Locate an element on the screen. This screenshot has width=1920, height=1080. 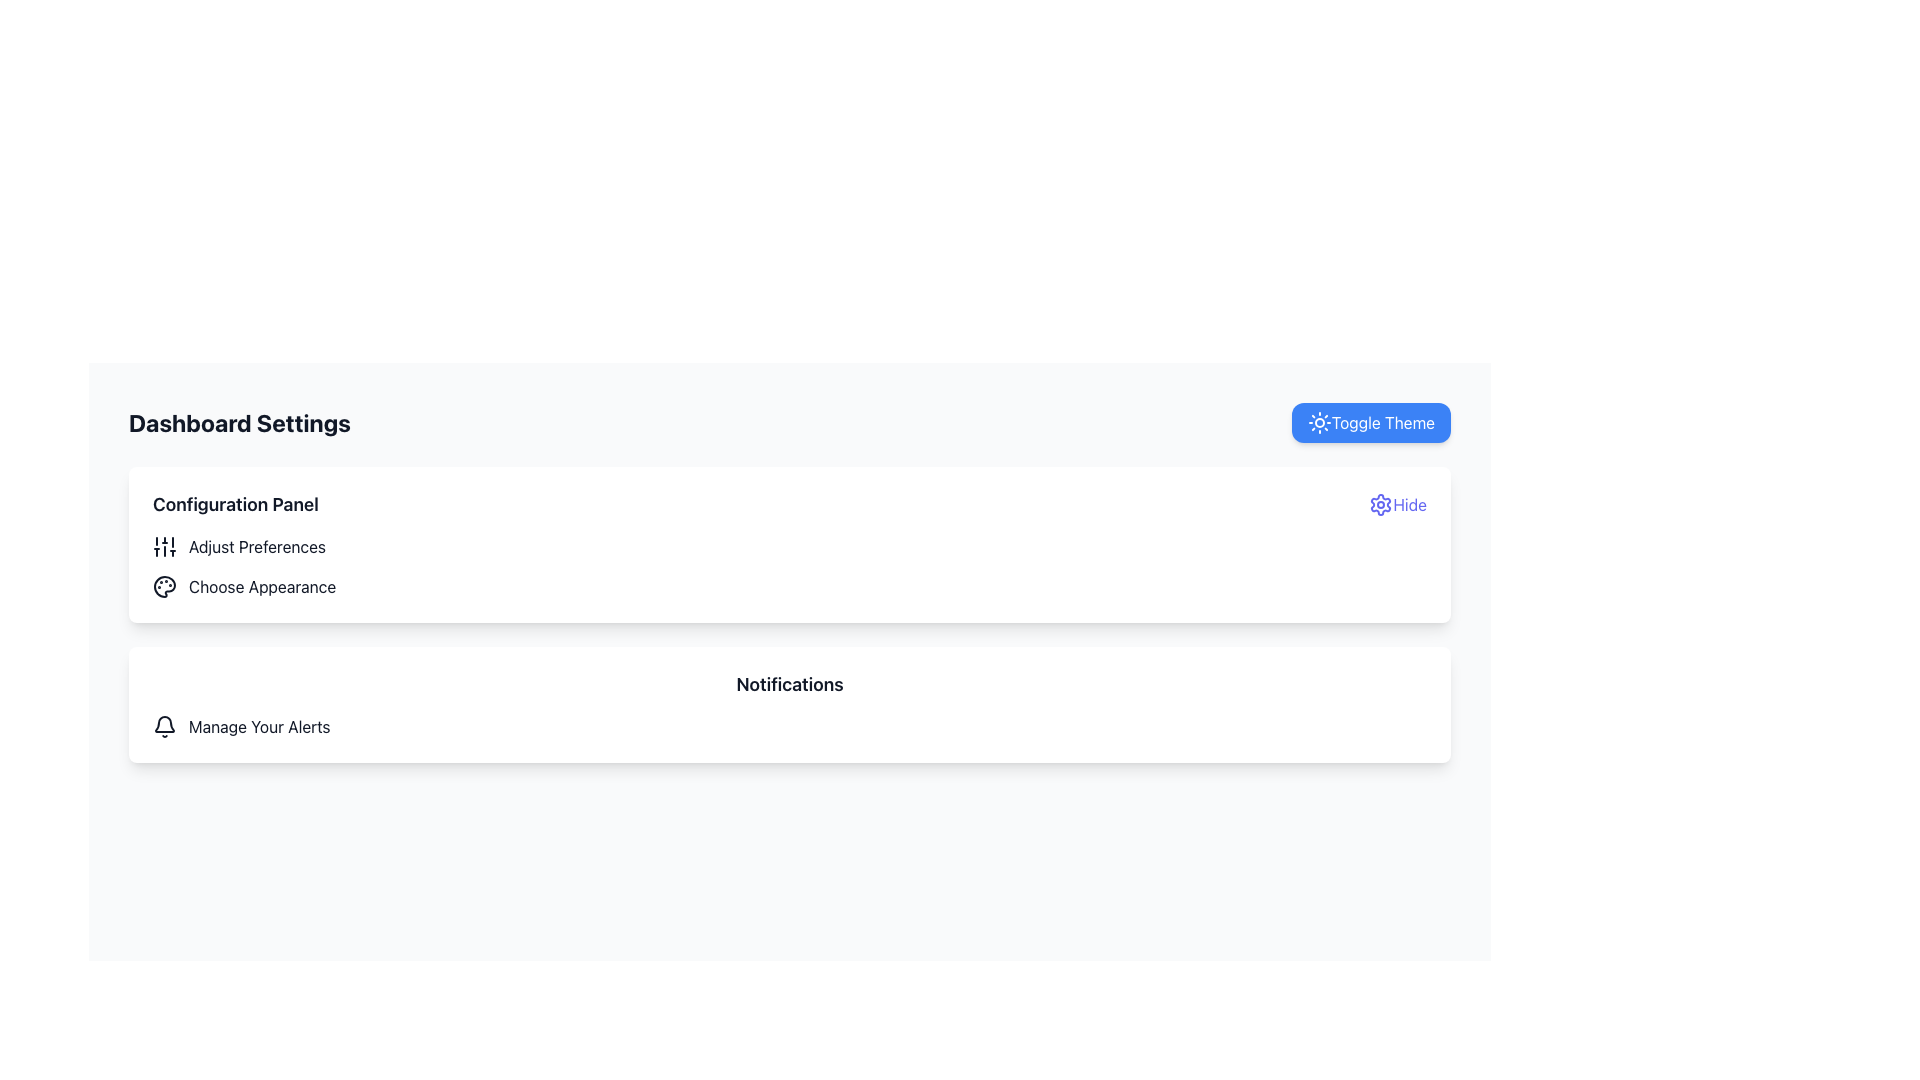
the sun icon within the 'Toggle Theme' button located in the top-right corner of the interface is located at coordinates (1319, 422).